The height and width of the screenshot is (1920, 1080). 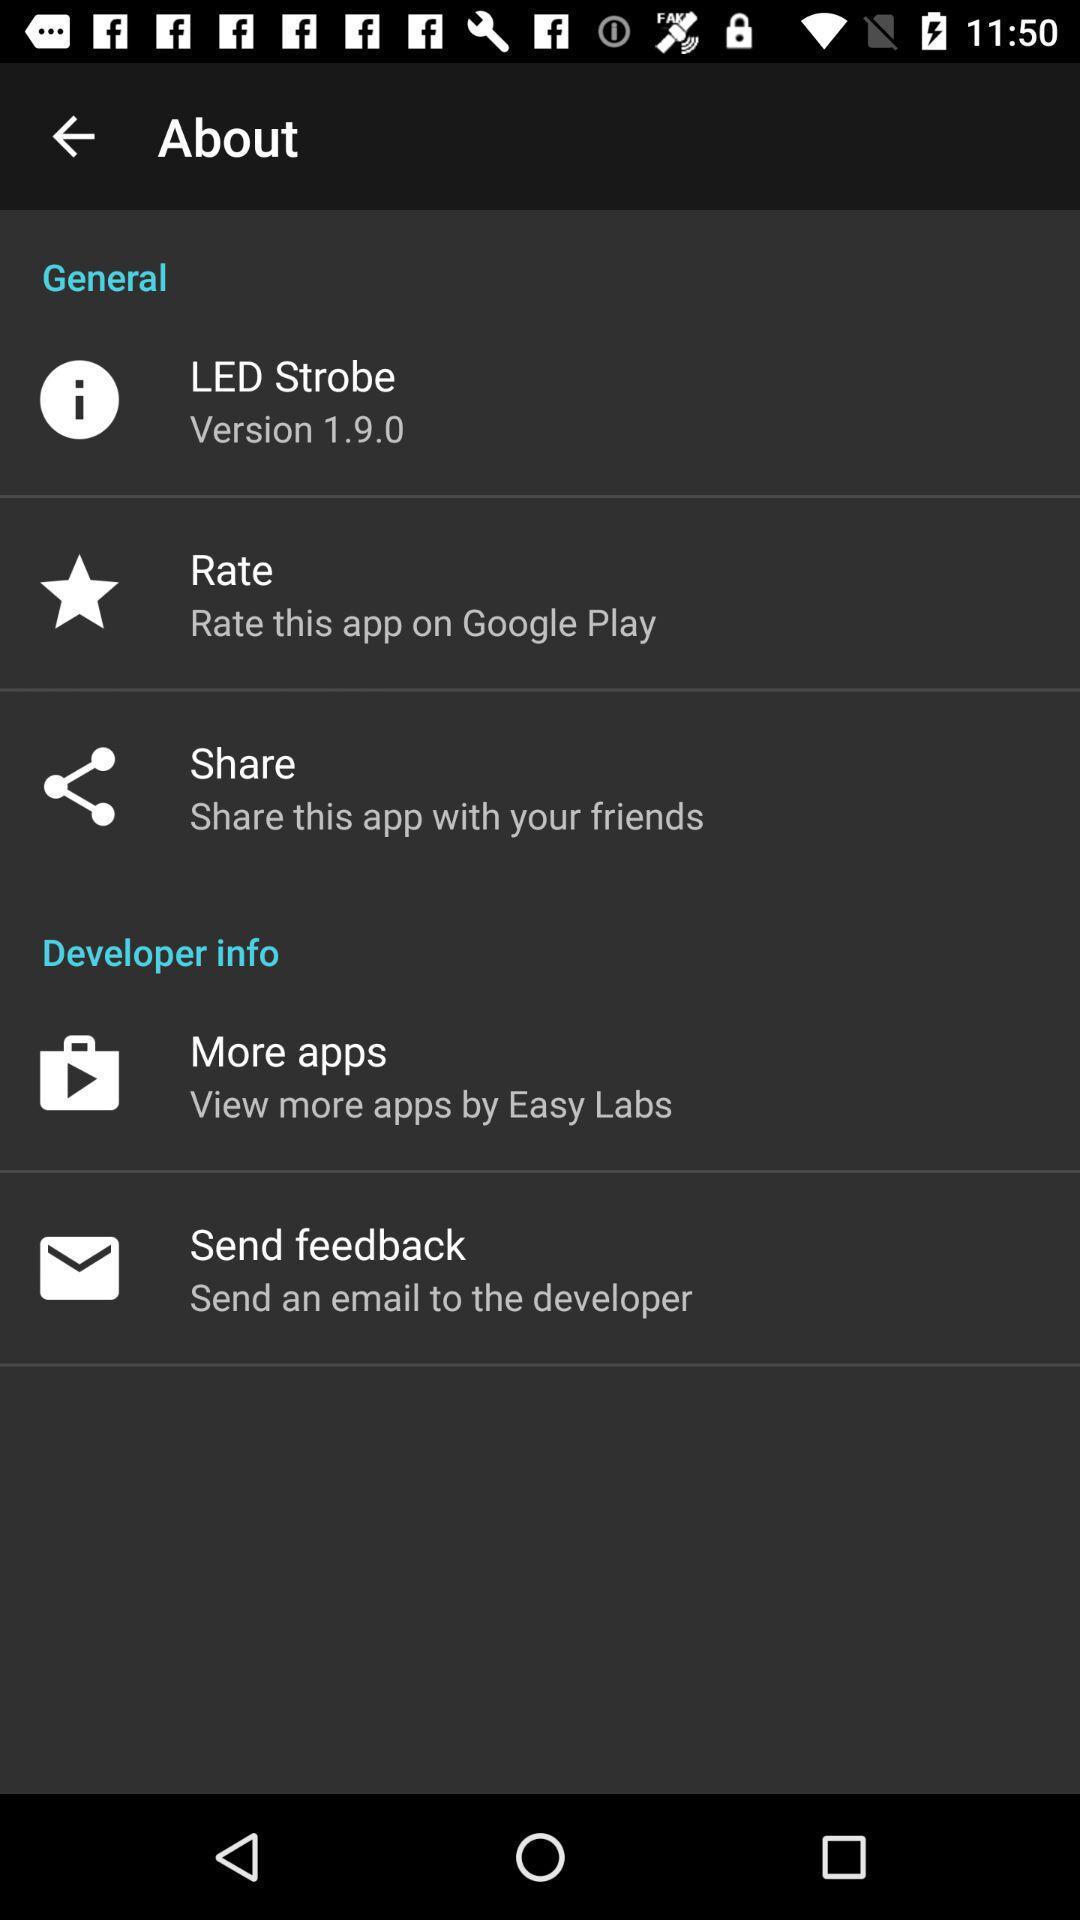 I want to click on icon below the view more apps item, so click(x=326, y=1242).